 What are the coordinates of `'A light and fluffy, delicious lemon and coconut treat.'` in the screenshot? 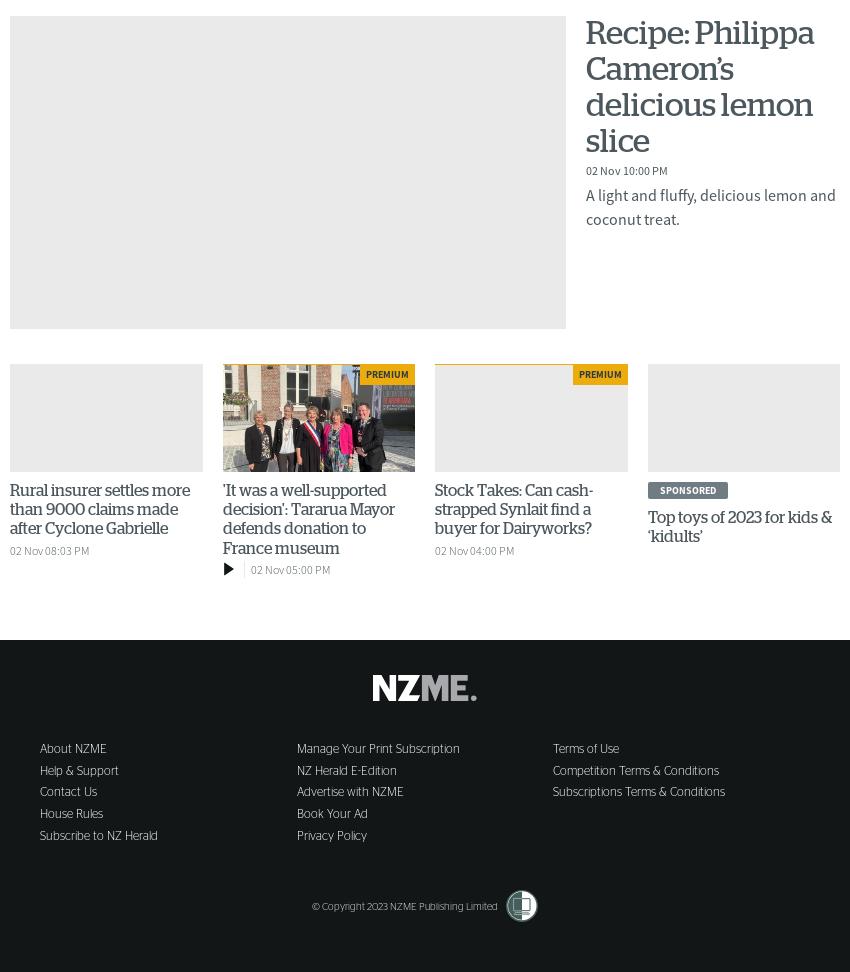 It's located at (710, 204).